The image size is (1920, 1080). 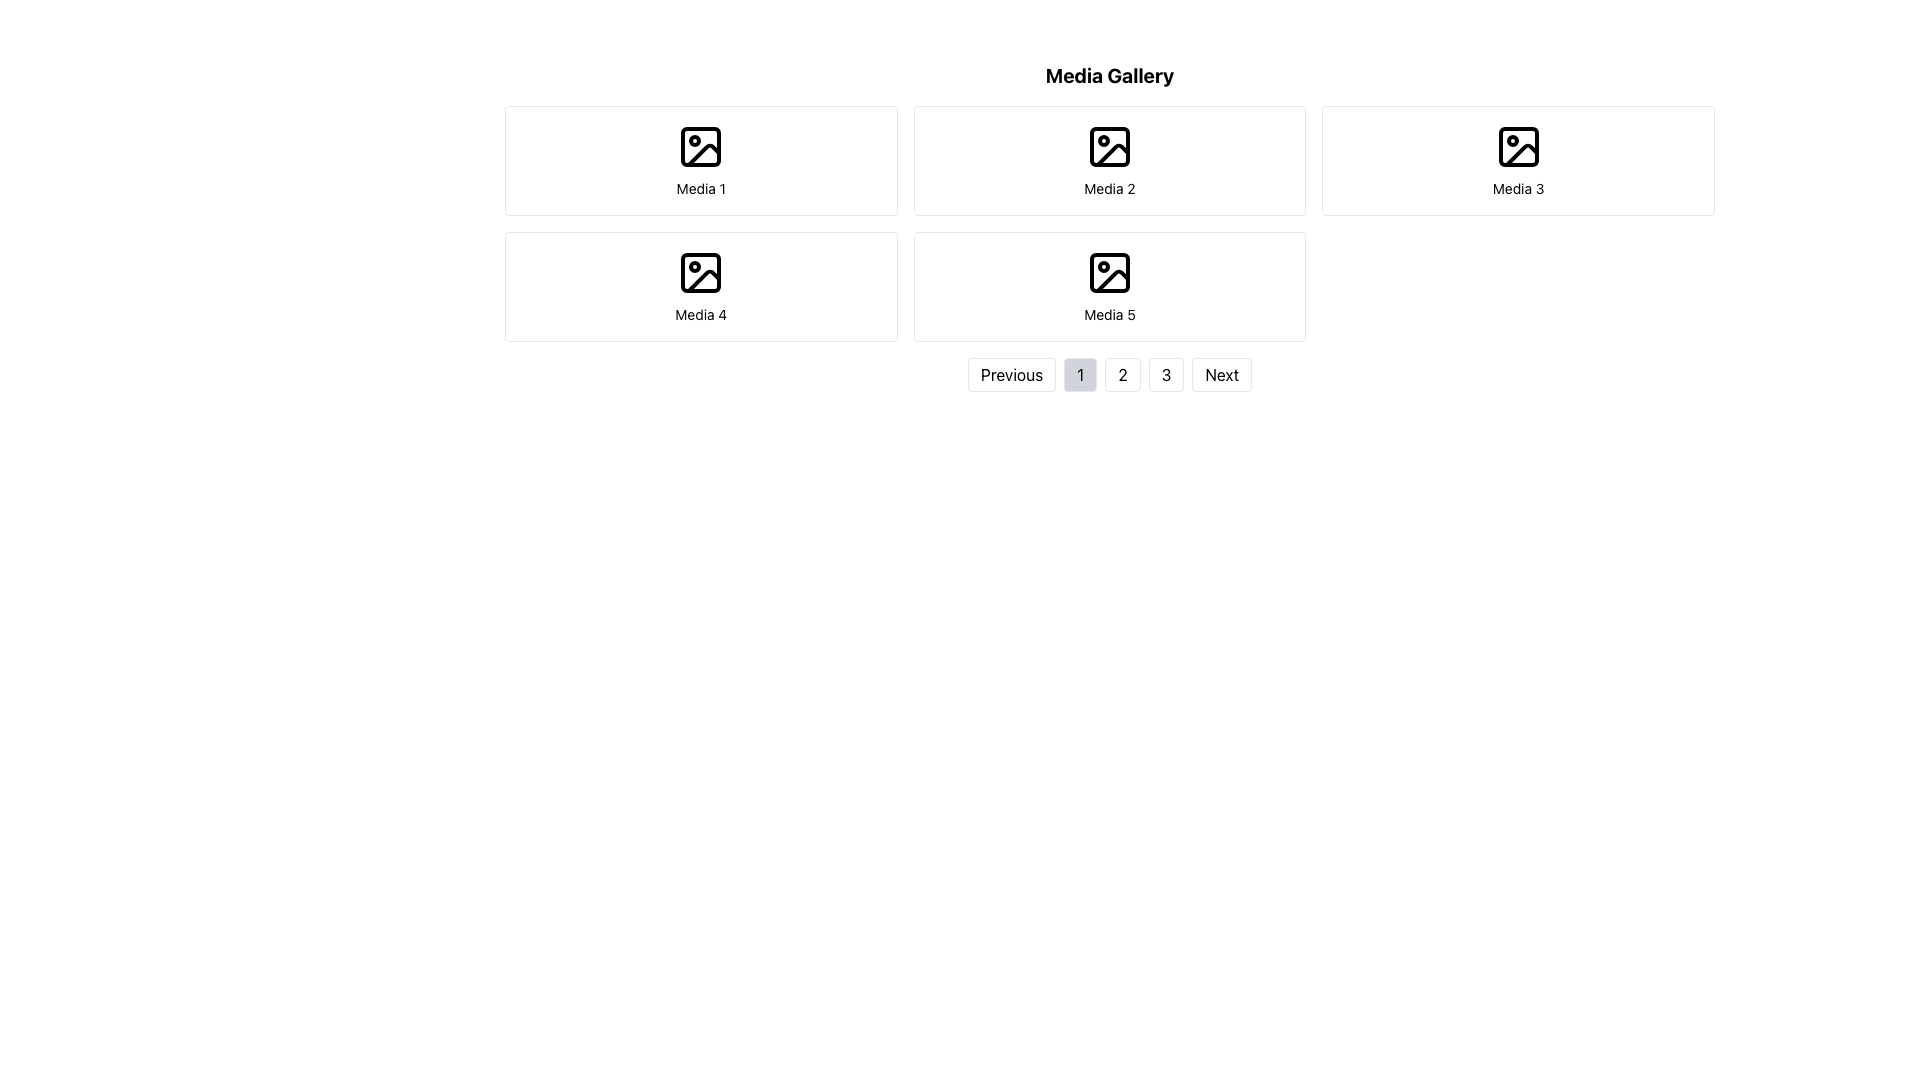 I want to click on the decorative rectangle that serves as a visual boundary for the image content inside the 'Media 3' image icon in the 'Media Gallery', so click(x=1518, y=145).